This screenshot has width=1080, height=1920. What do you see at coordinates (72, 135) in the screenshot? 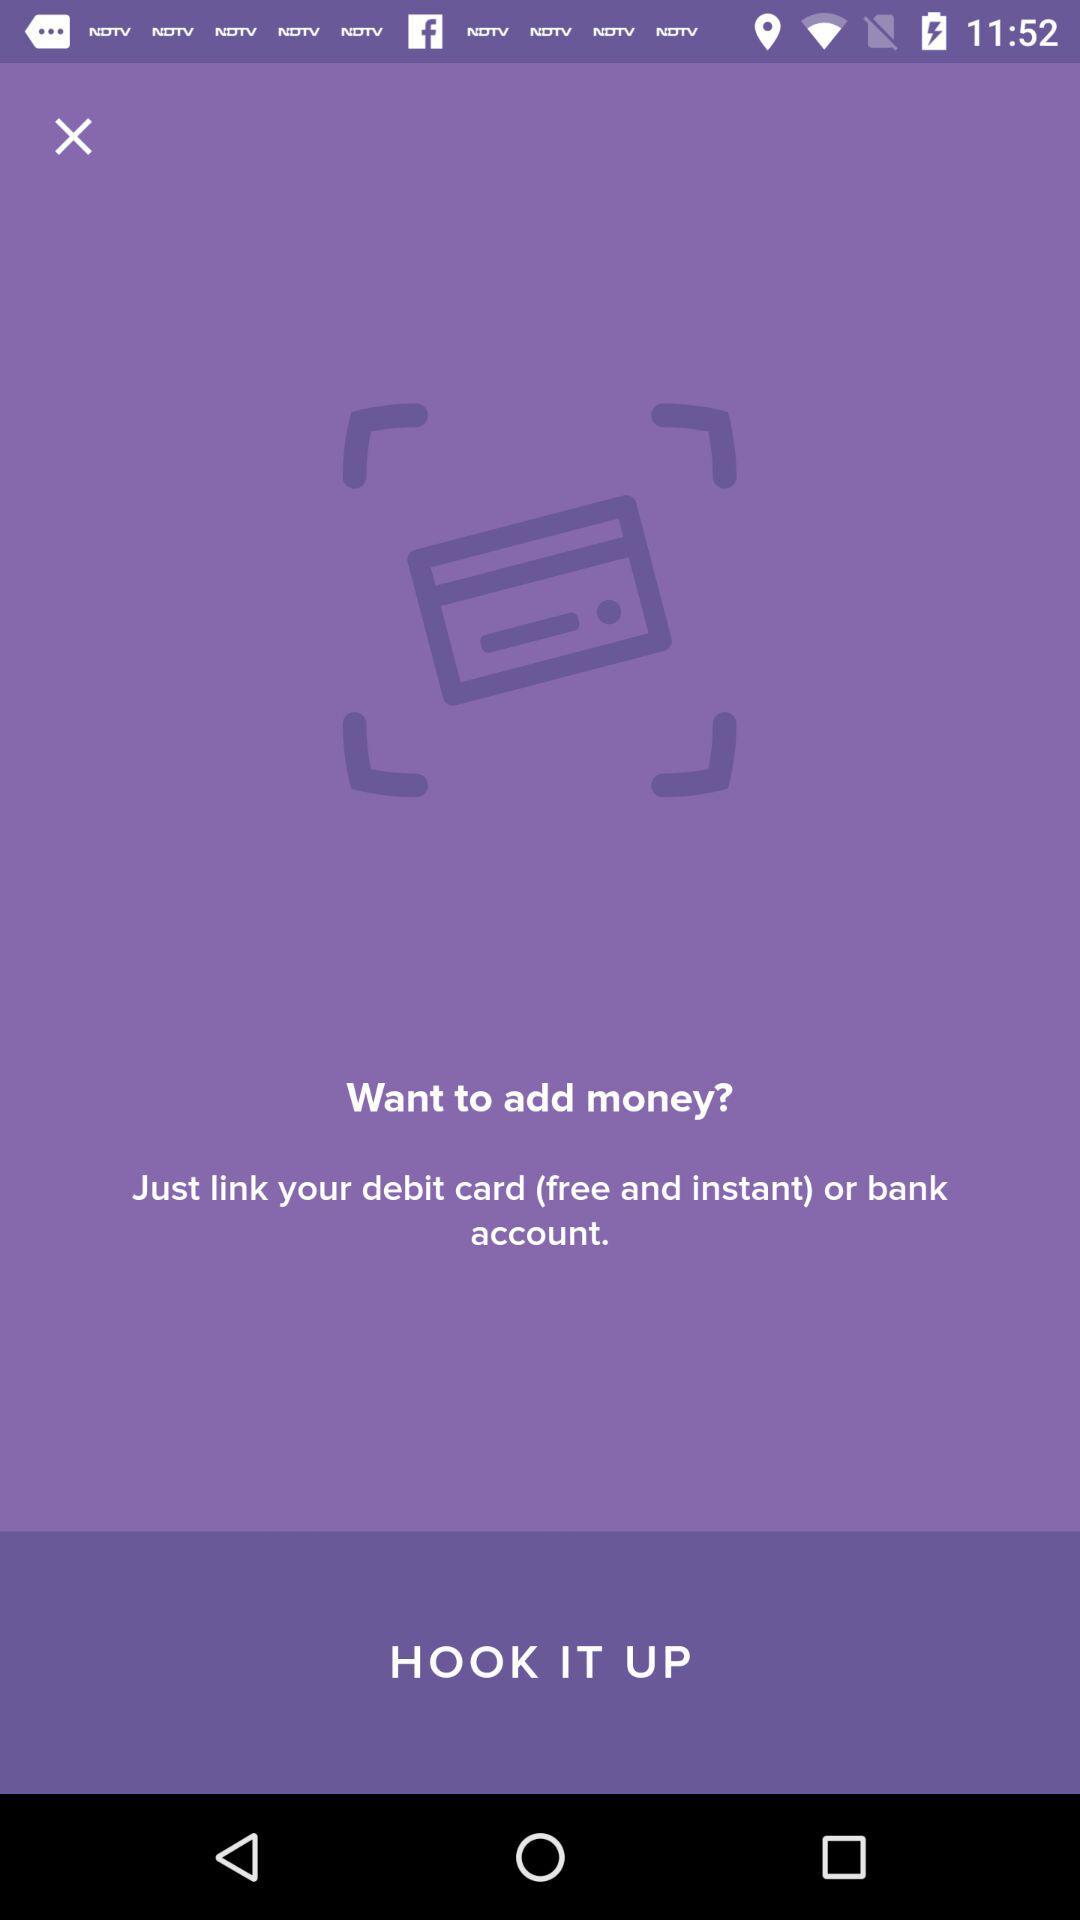
I see `the icon above the just link your` at bounding box center [72, 135].